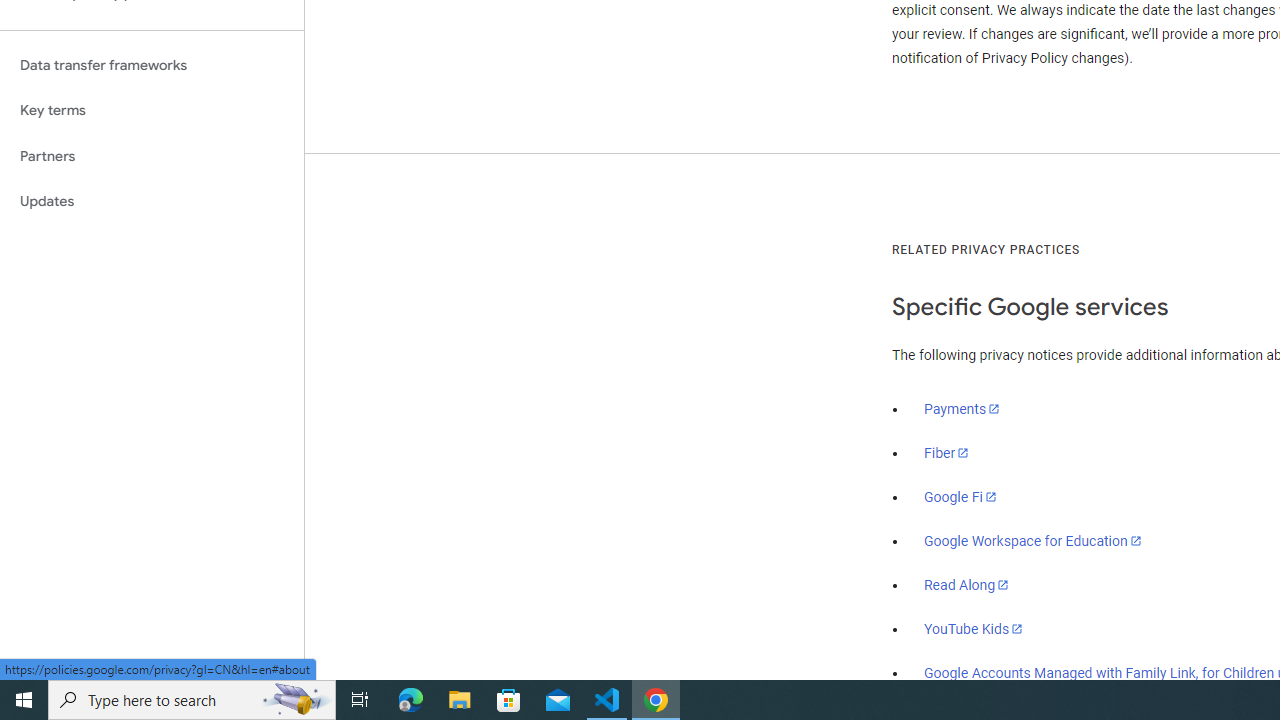 The width and height of the screenshot is (1280, 720). Describe the element at coordinates (1032, 541) in the screenshot. I see `'Google Workspace for Education'` at that location.